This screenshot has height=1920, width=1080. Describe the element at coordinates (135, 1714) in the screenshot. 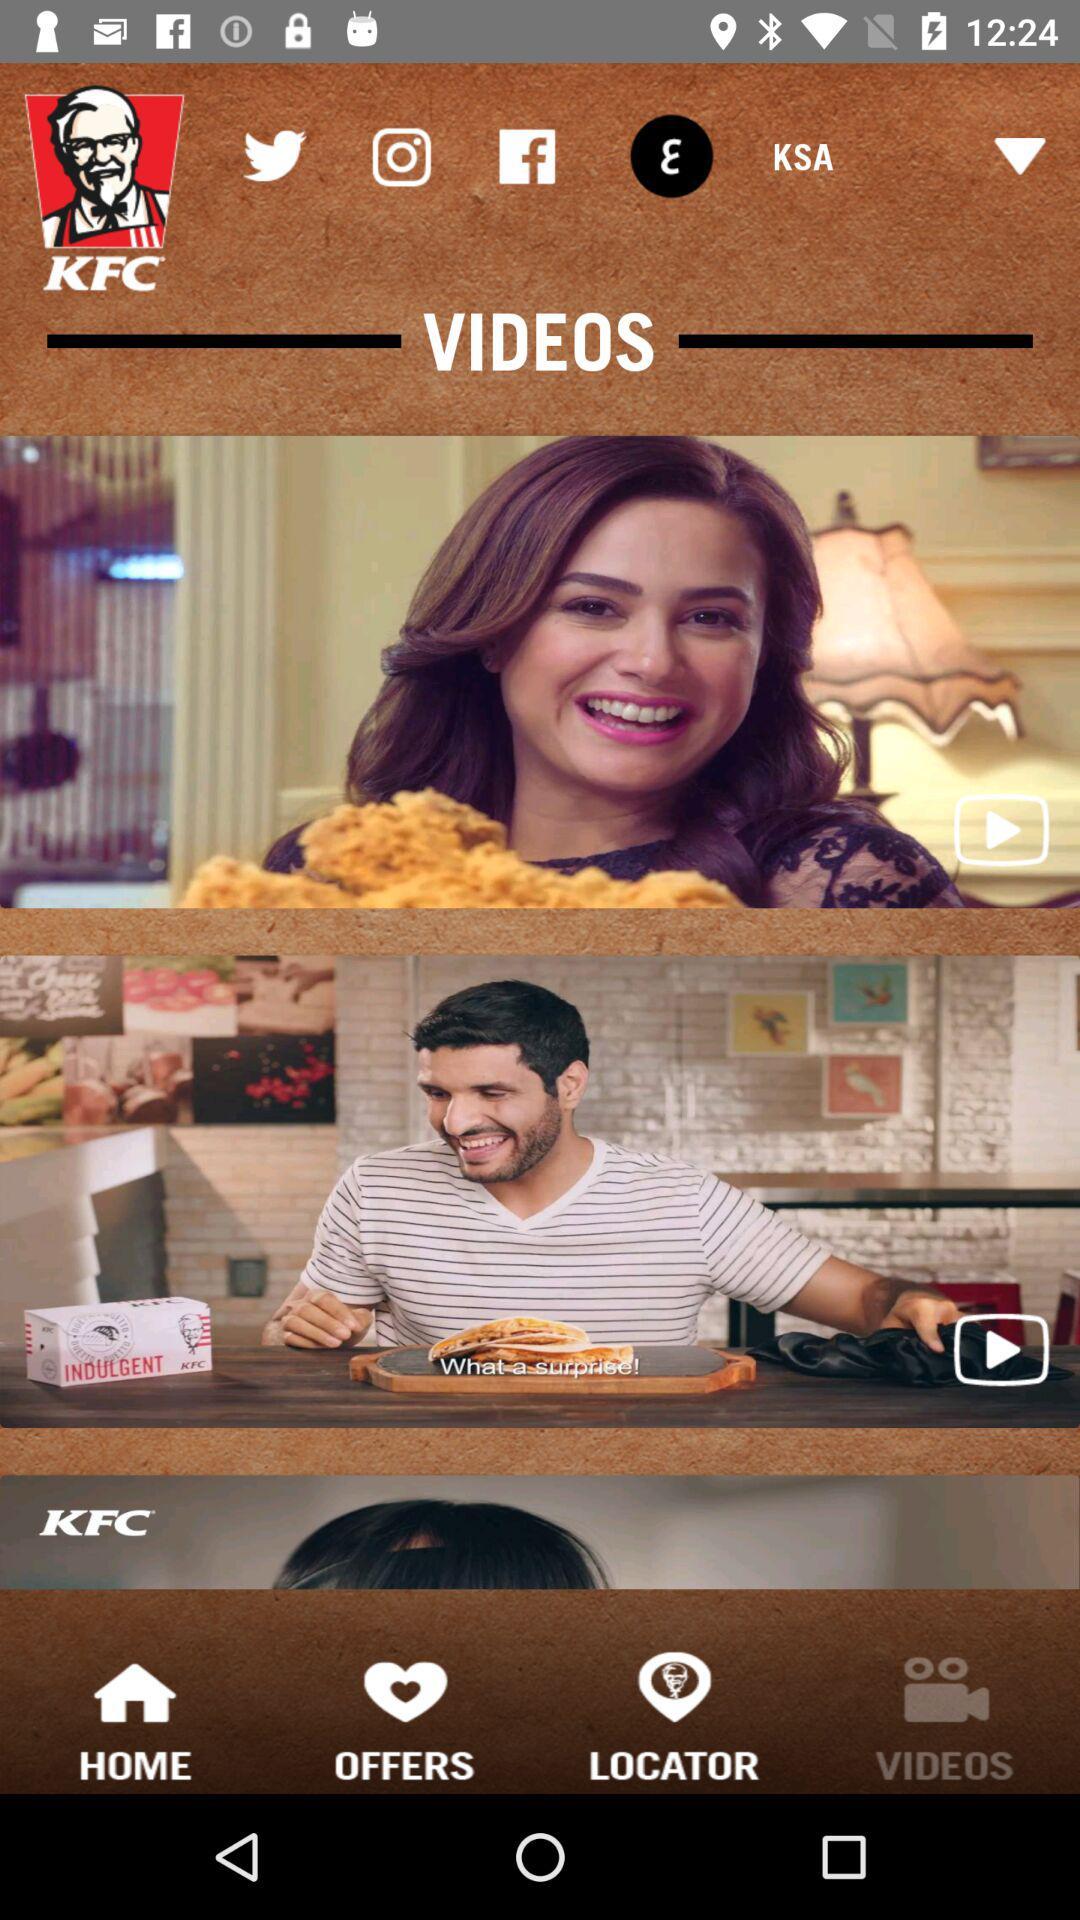

I see `icon at the bottom left corner` at that location.